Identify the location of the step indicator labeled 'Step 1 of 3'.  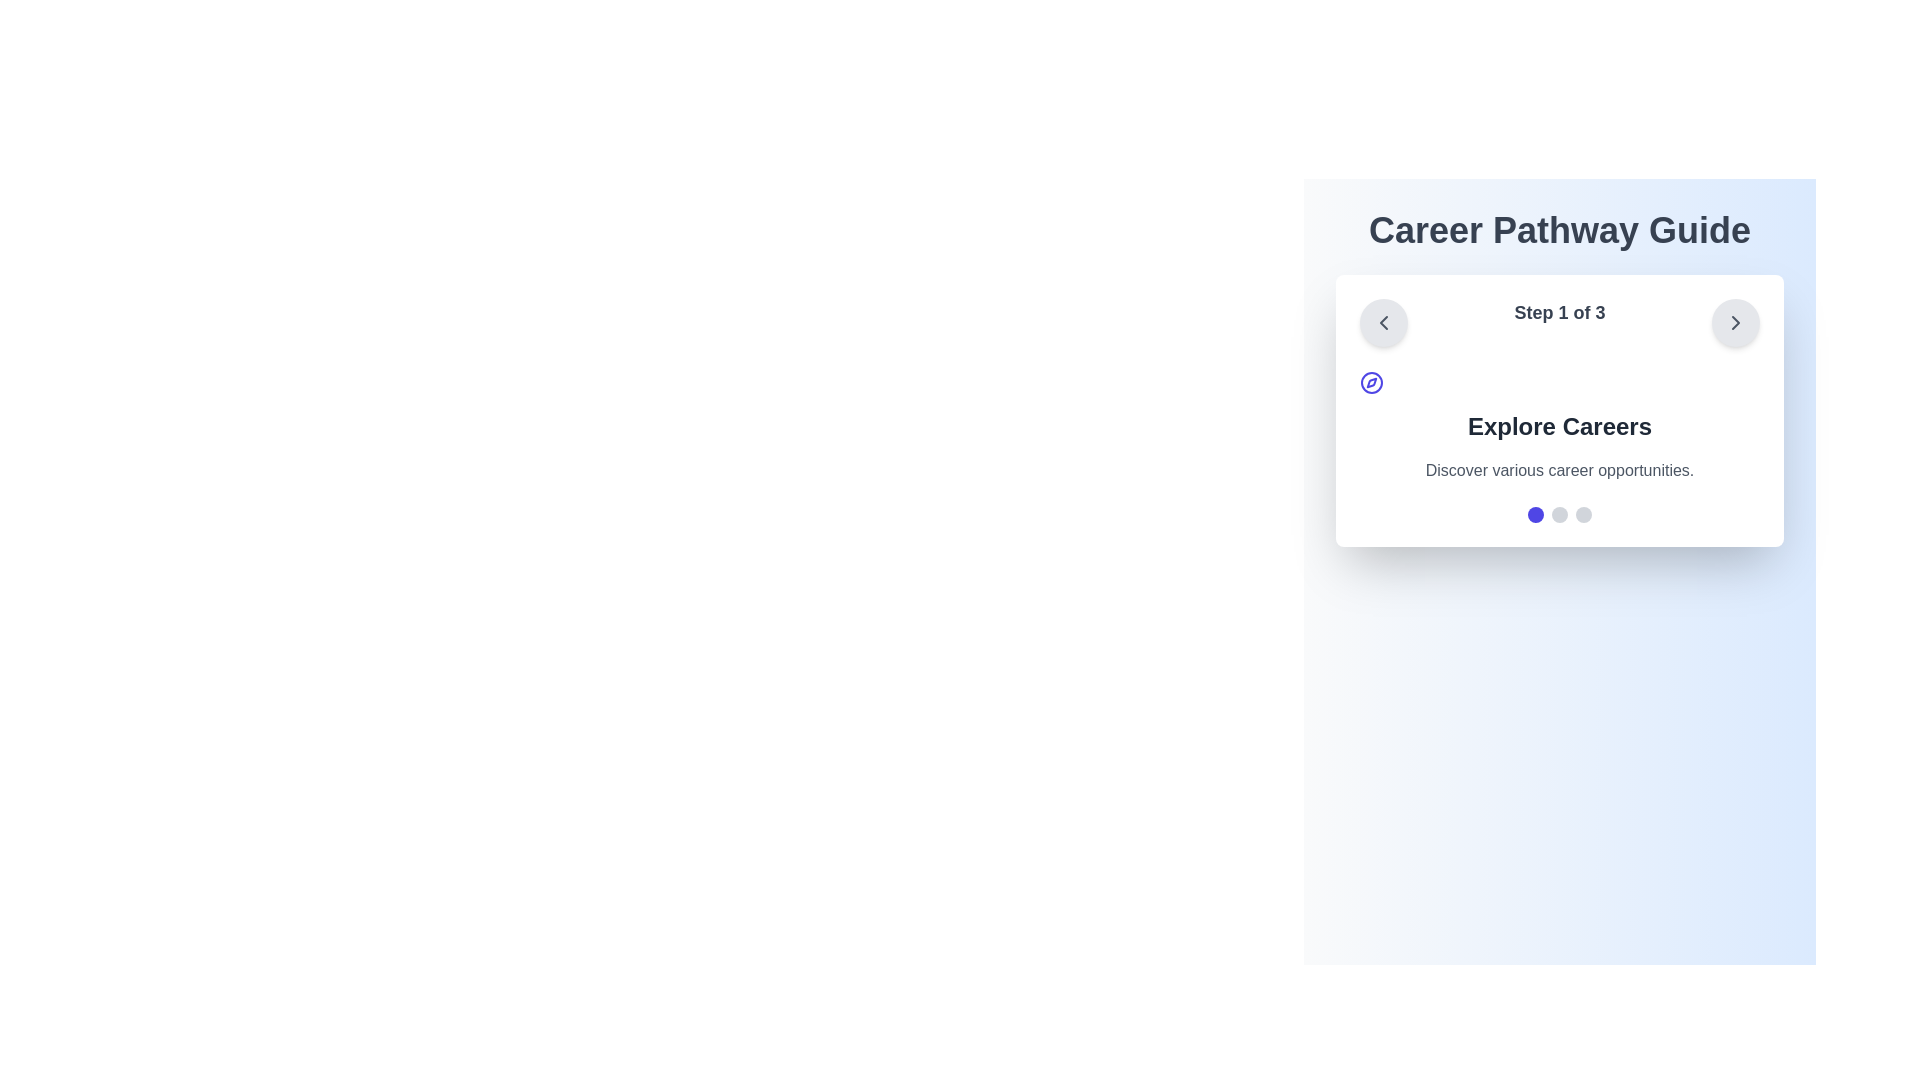
(1559, 322).